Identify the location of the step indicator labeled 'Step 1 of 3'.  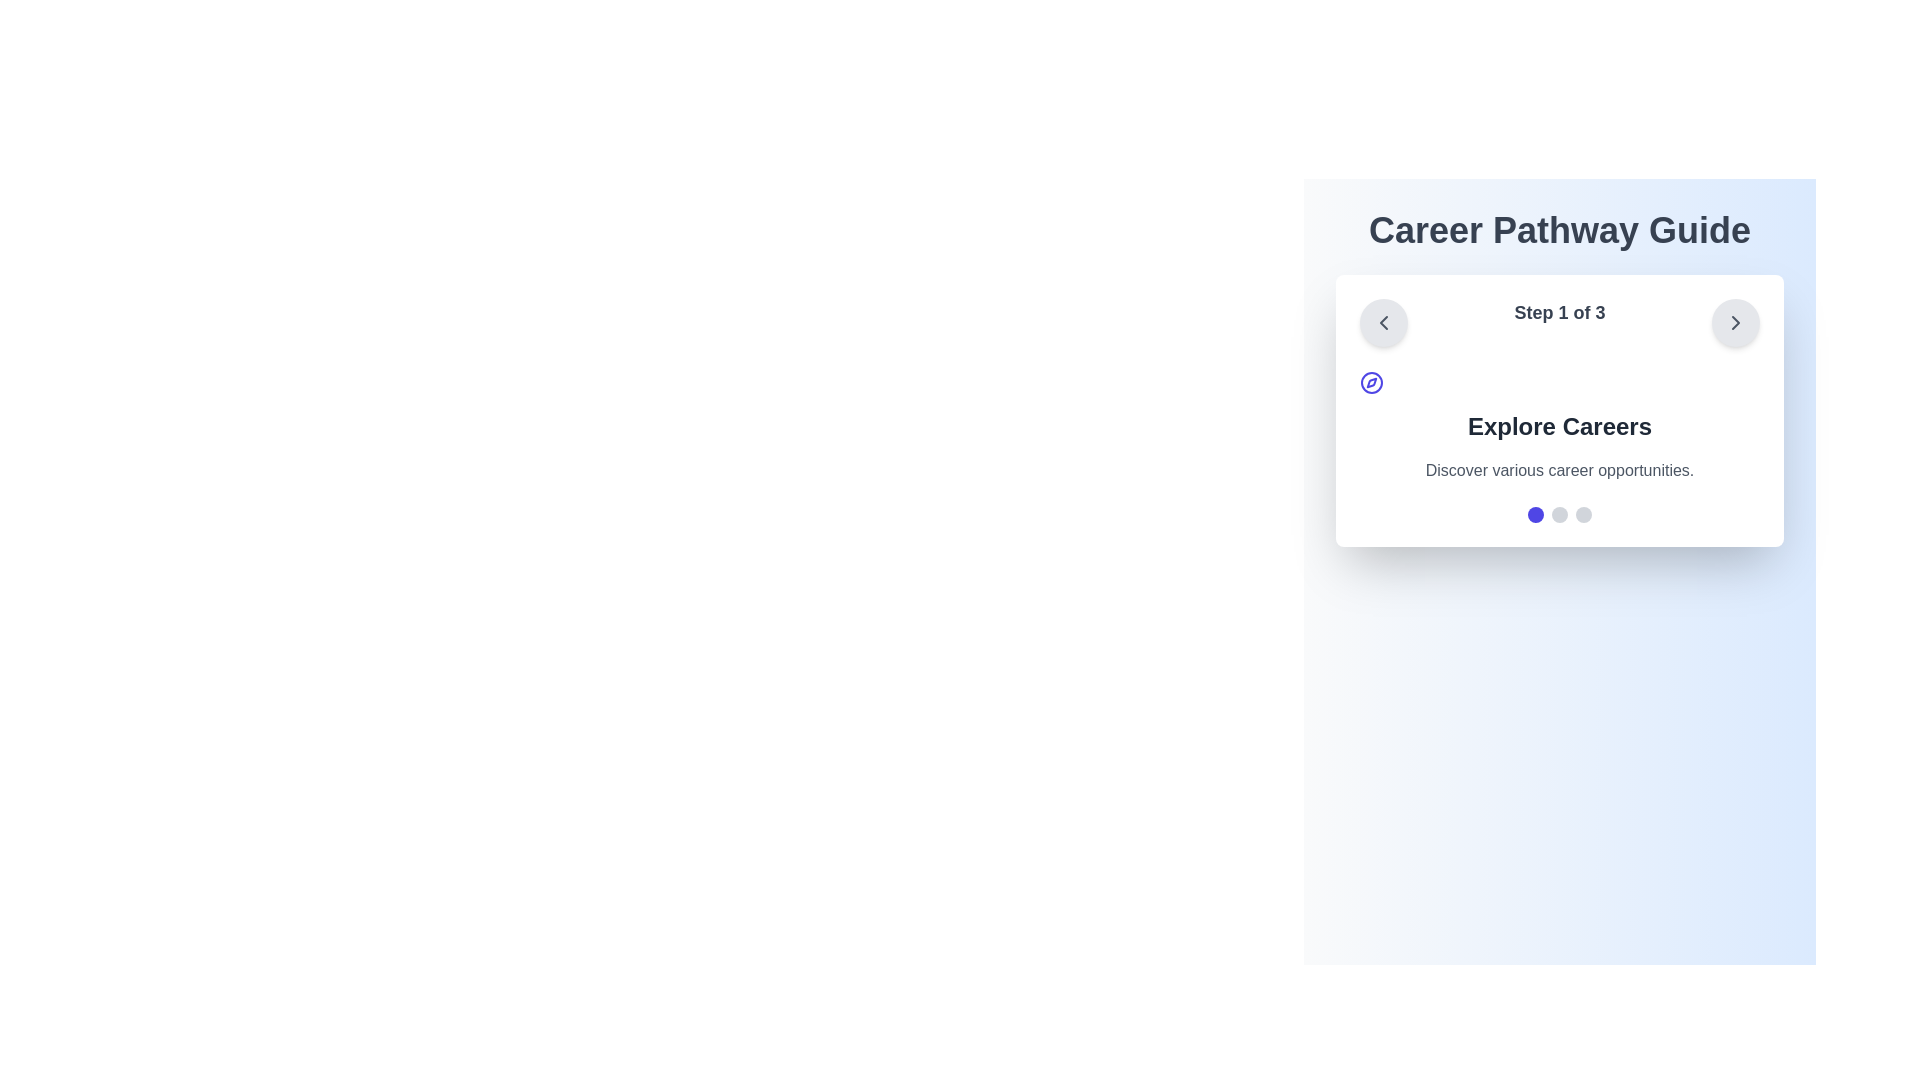
(1559, 322).